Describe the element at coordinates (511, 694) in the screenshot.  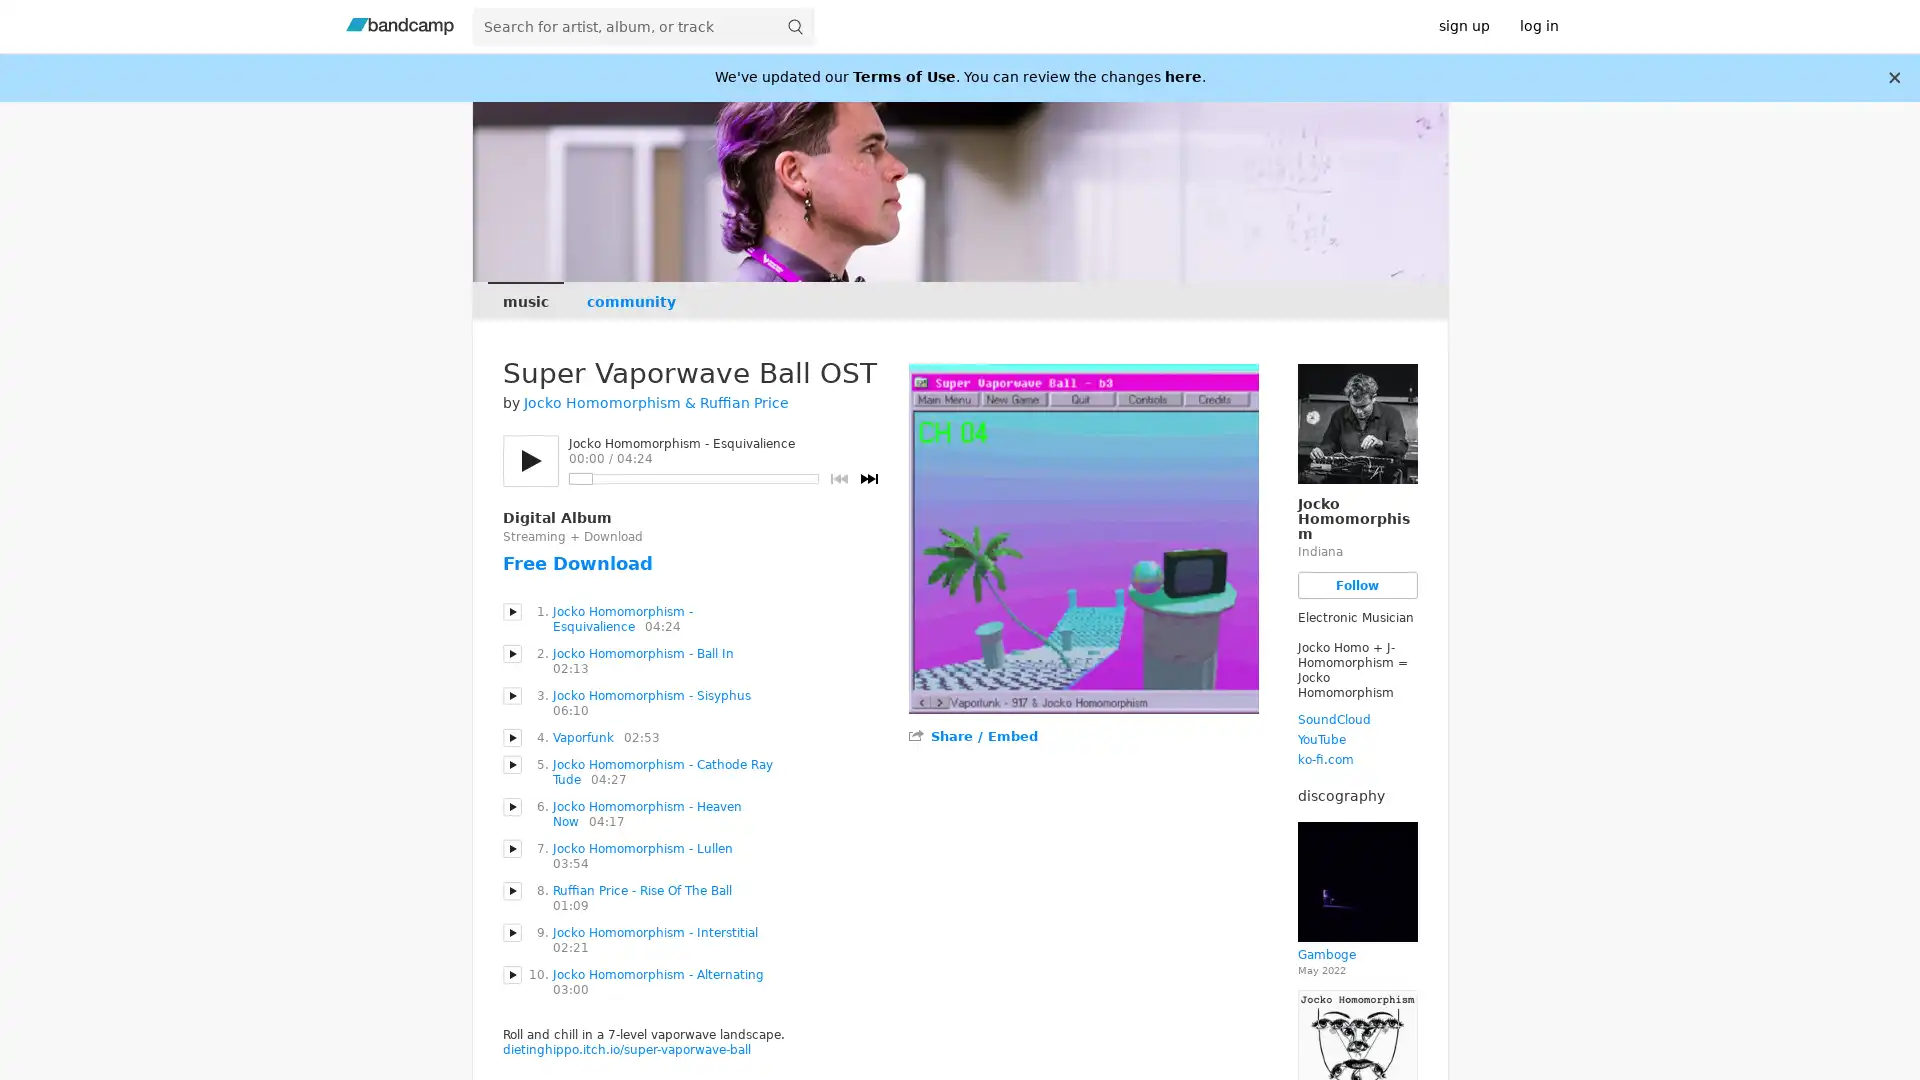
I see `Play Jocko Homomorphism - Sisyphus` at that location.